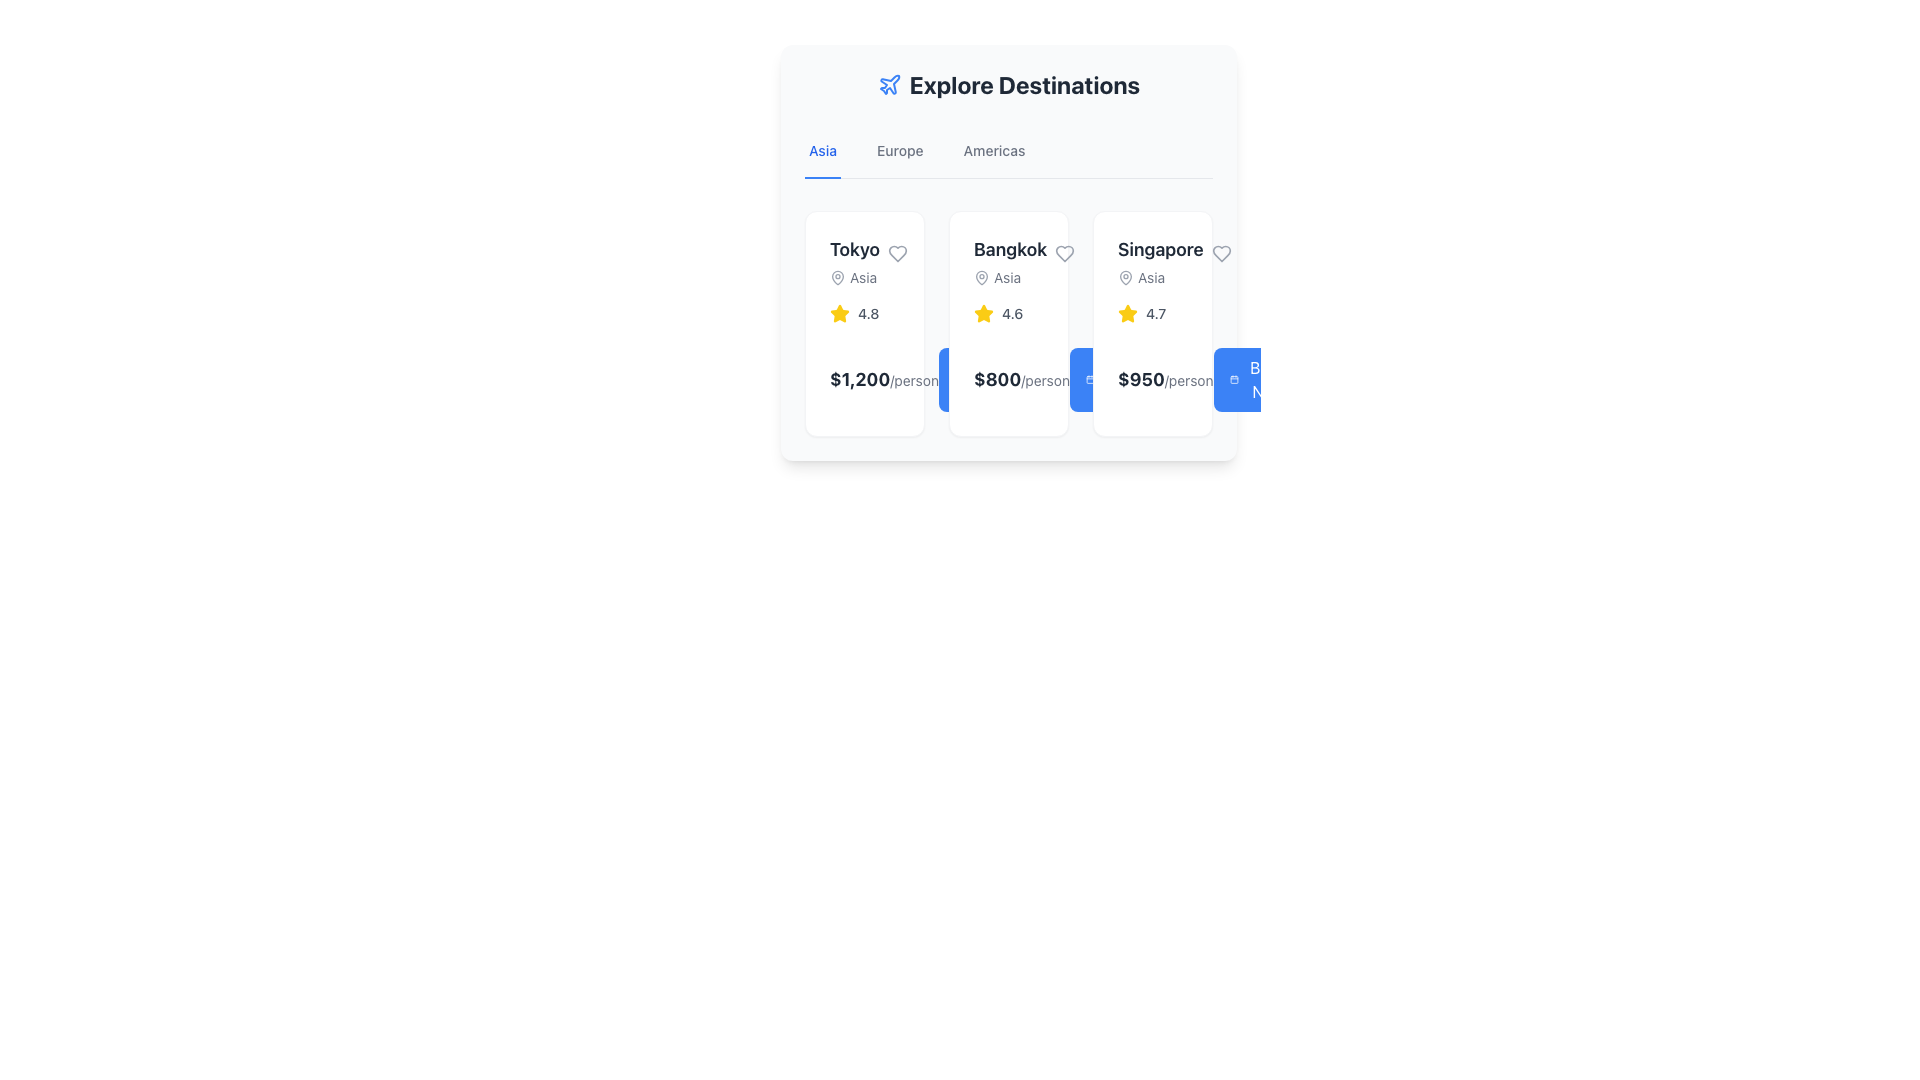 The height and width of the screenshot is (1080, 1920). Describe the element at coordinates (1128, 313) in the screenshot. I see `the star icon representing the rating for the Singapore travel destination, located to the left of the numerical rating '4.7' on the third card in the 'Explore Destinations' section` at that location.